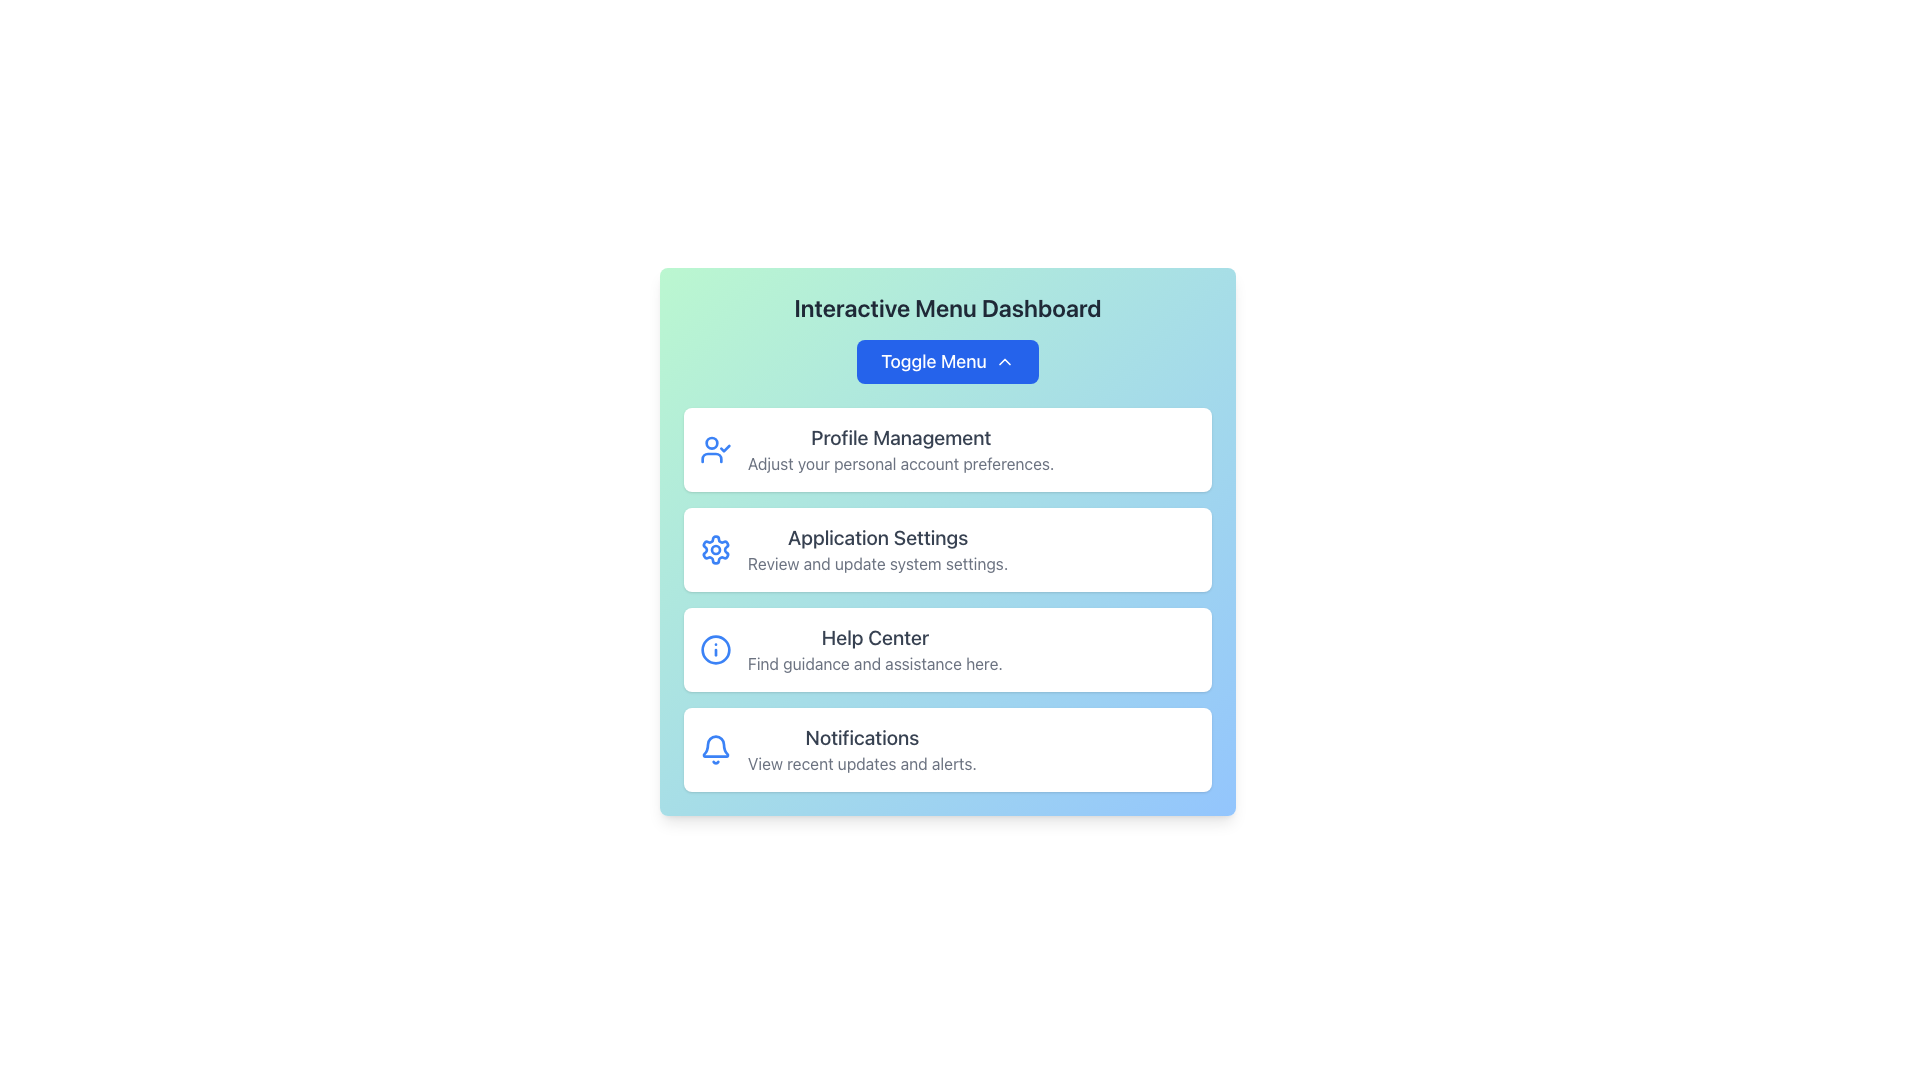 The width and height of the screenshot is (1920, 1080). Describe the element at coordinates (878, 563) in the screenshot. I see `the text label displaying 'Review and update system settings.' which is located beneath the 'Application Settings' heading` at that location.